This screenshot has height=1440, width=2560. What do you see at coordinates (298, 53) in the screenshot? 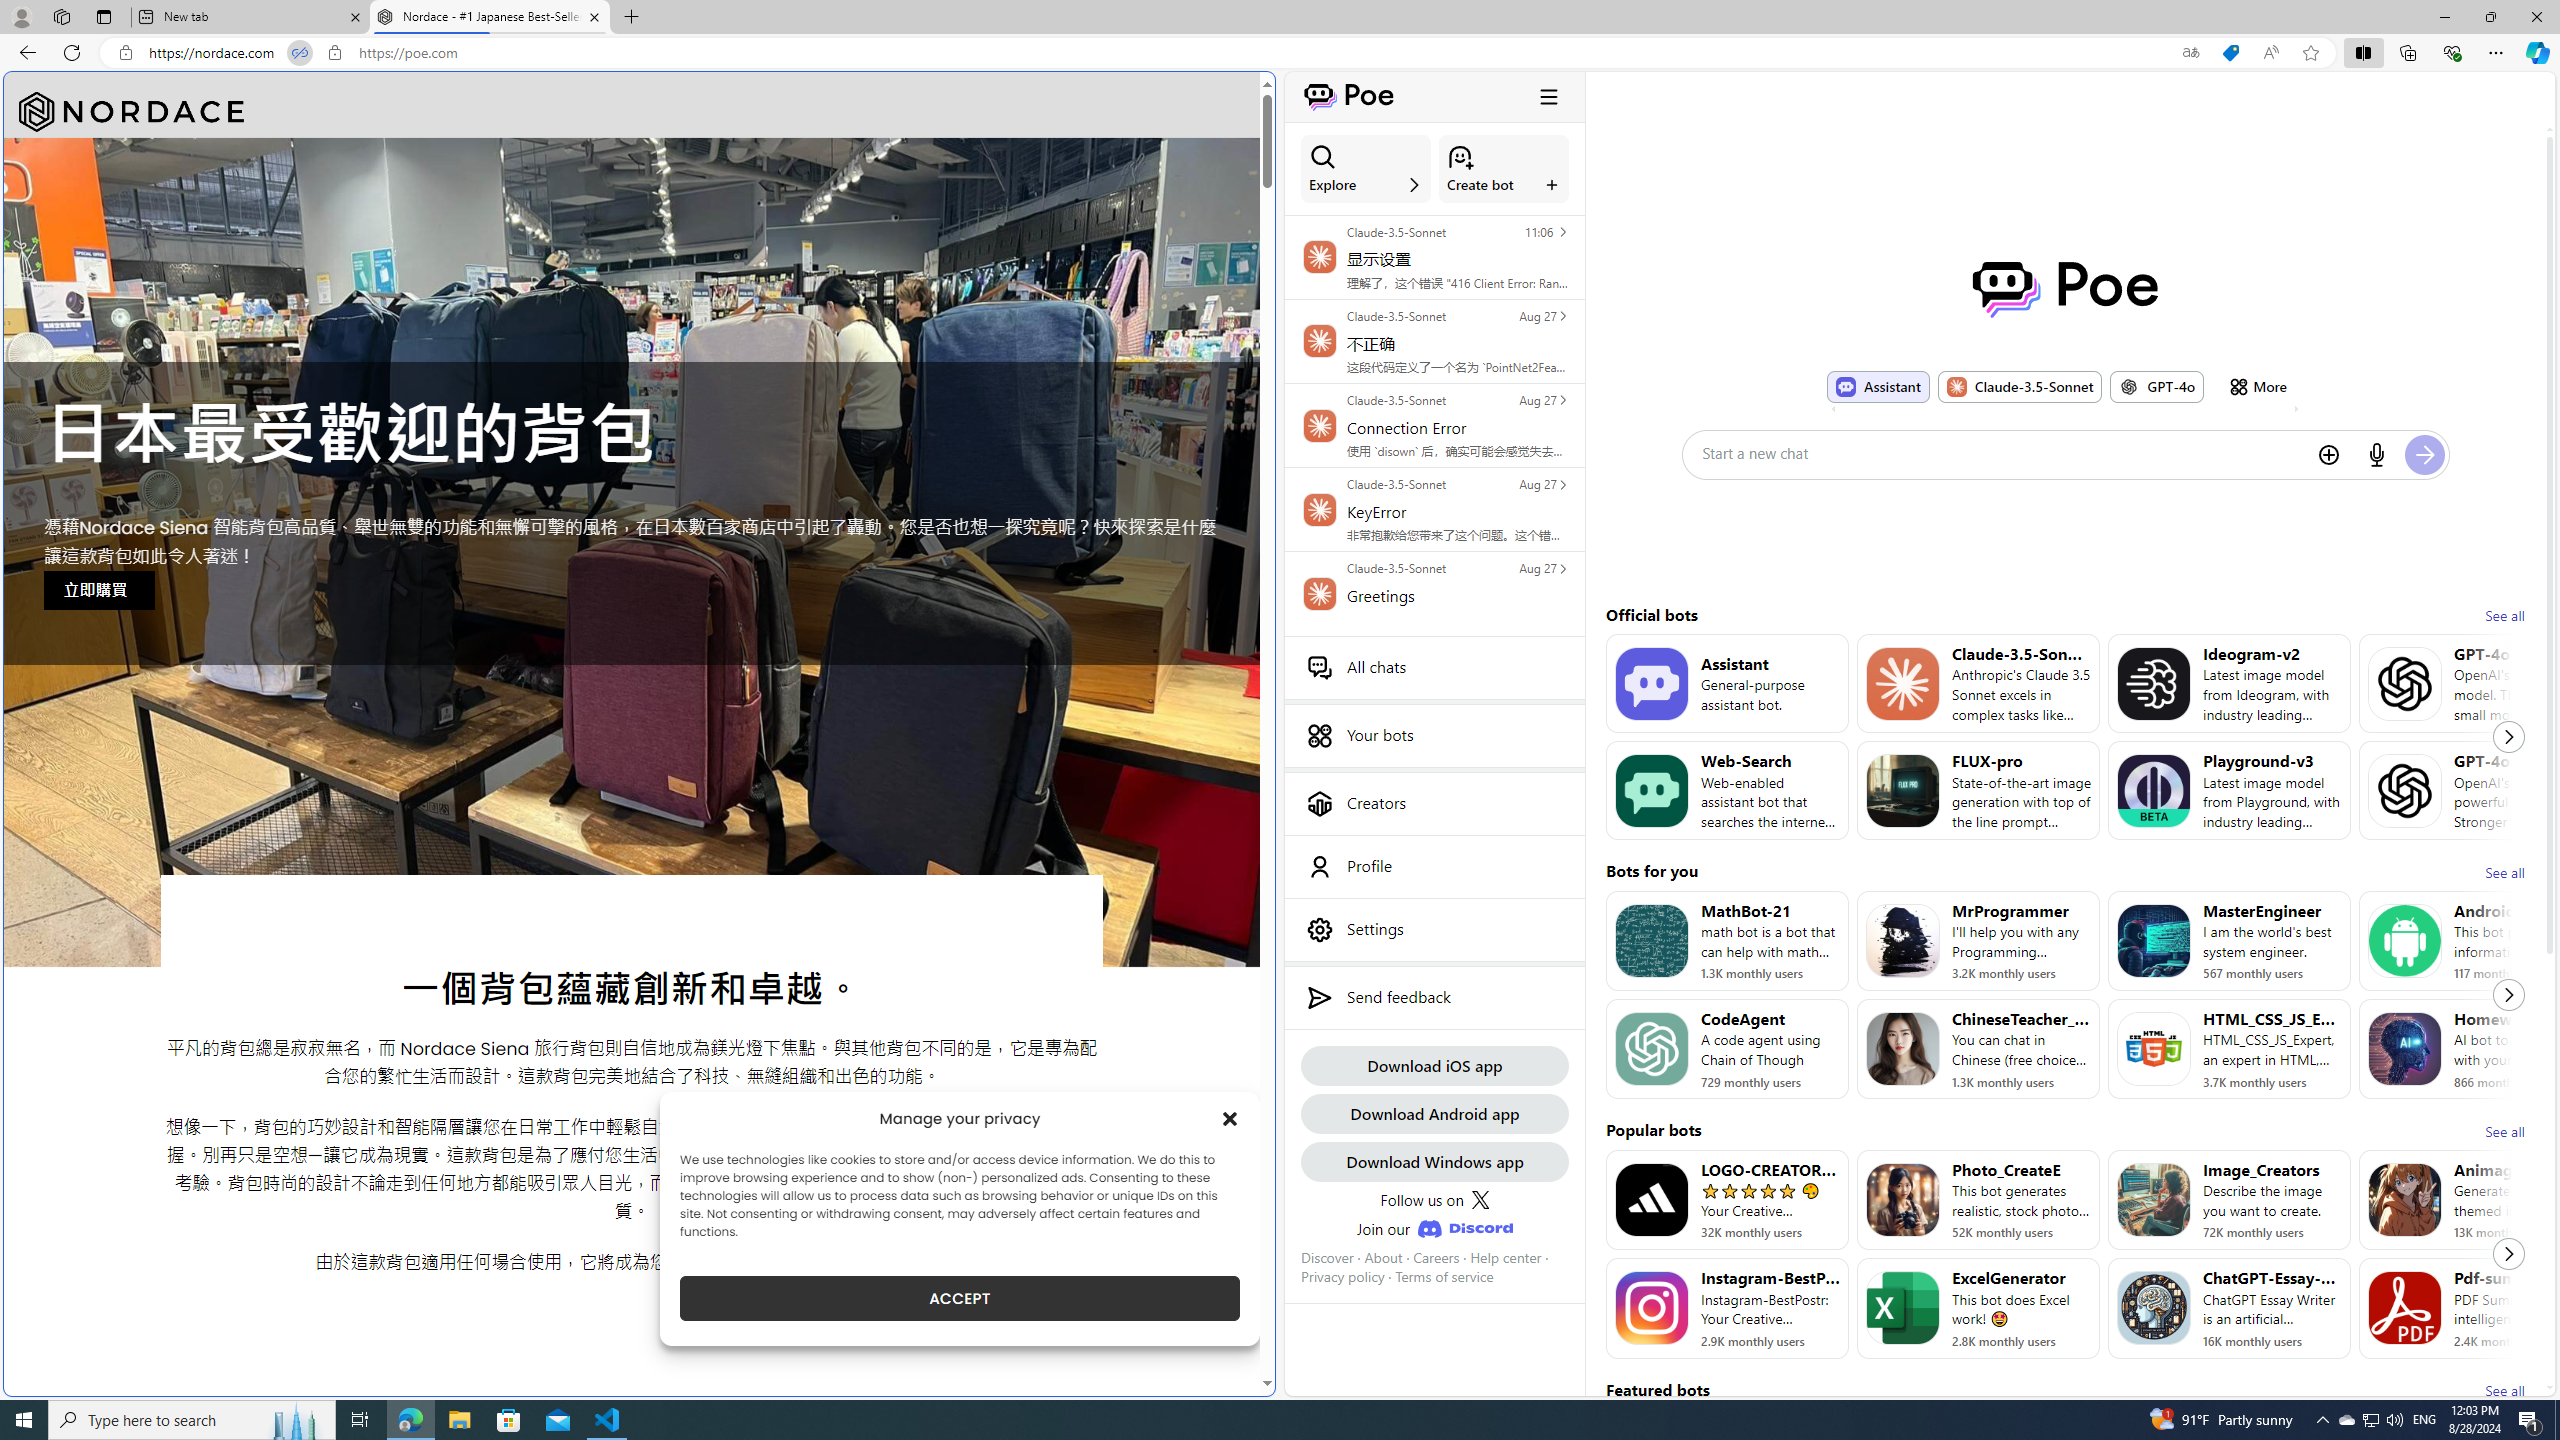
I see `'Tabs in split screen'` at bounding box center [298, 53].